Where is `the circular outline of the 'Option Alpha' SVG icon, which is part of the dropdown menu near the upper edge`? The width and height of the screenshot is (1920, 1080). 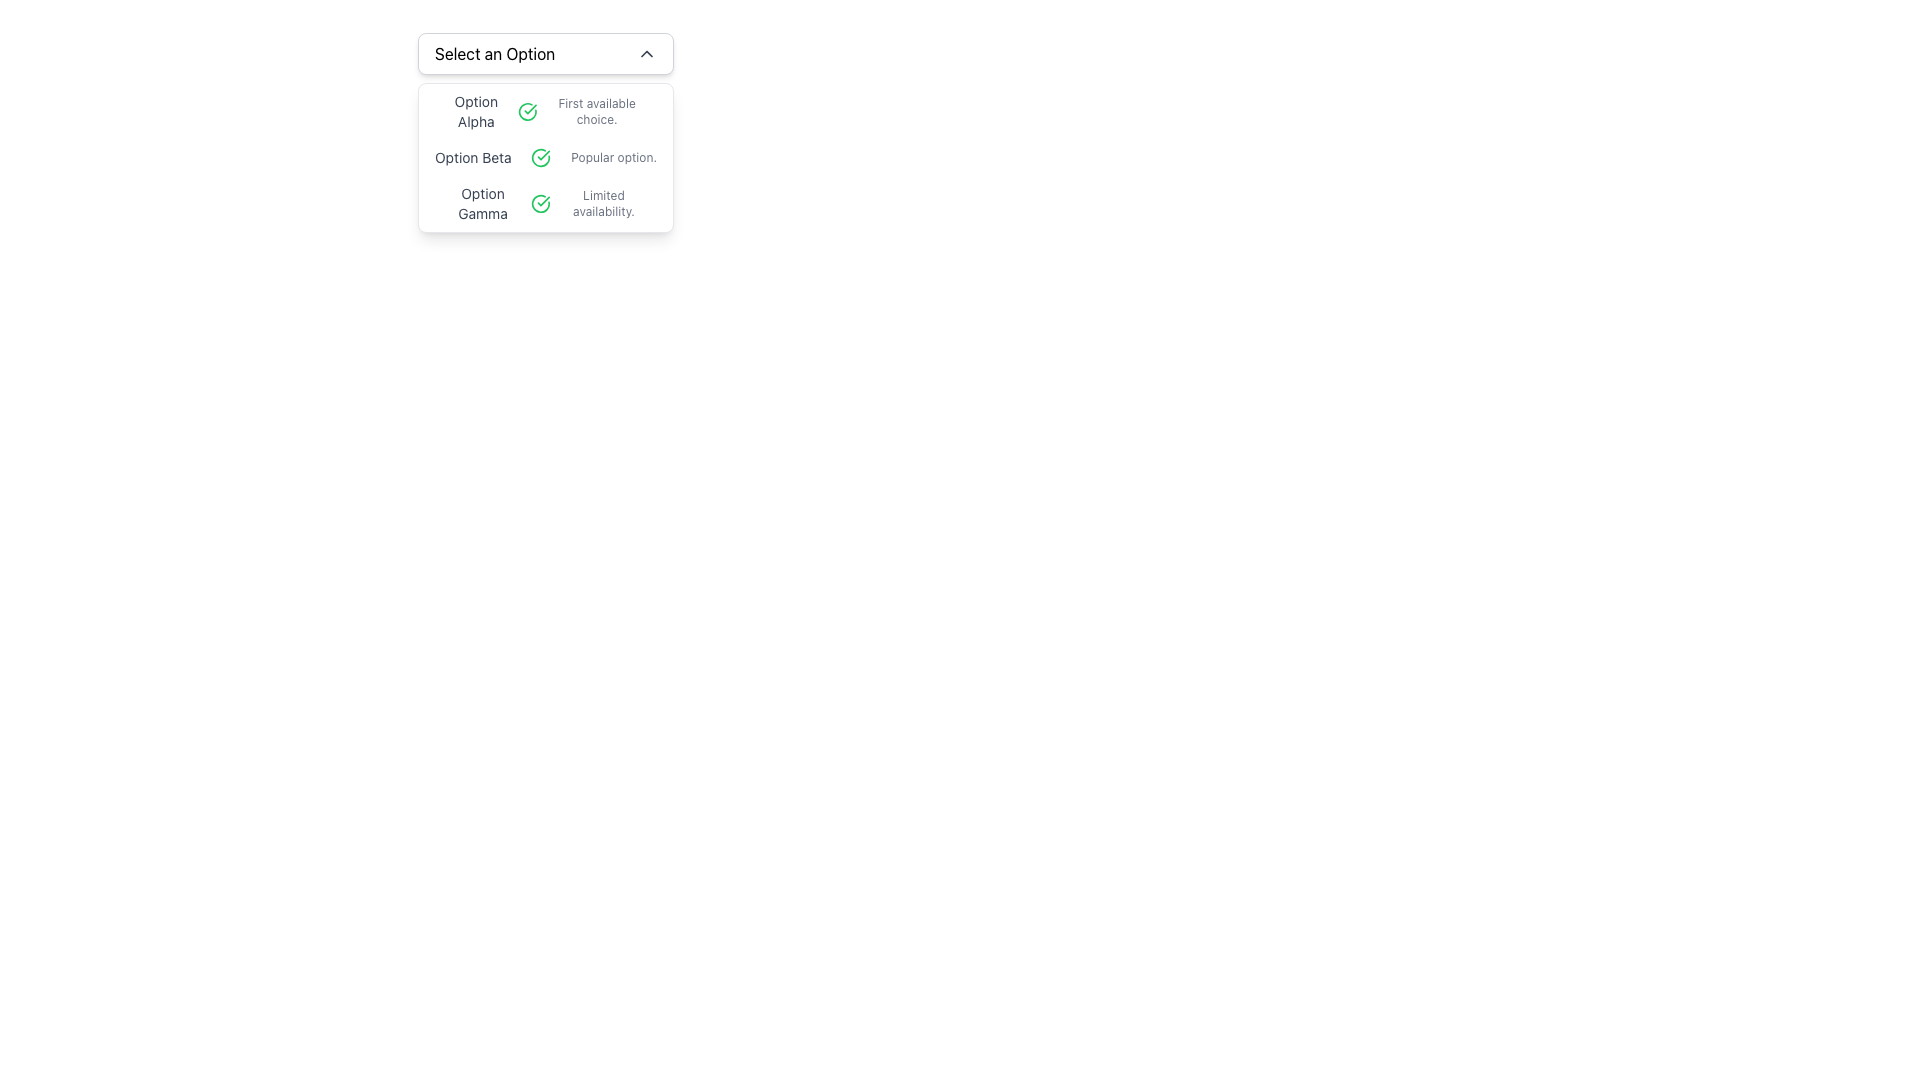
the circular outline of the 'Option Alpha' SVG icon, which is part of the dropdown menu near the upper edge is located at coordinates (527, 111).